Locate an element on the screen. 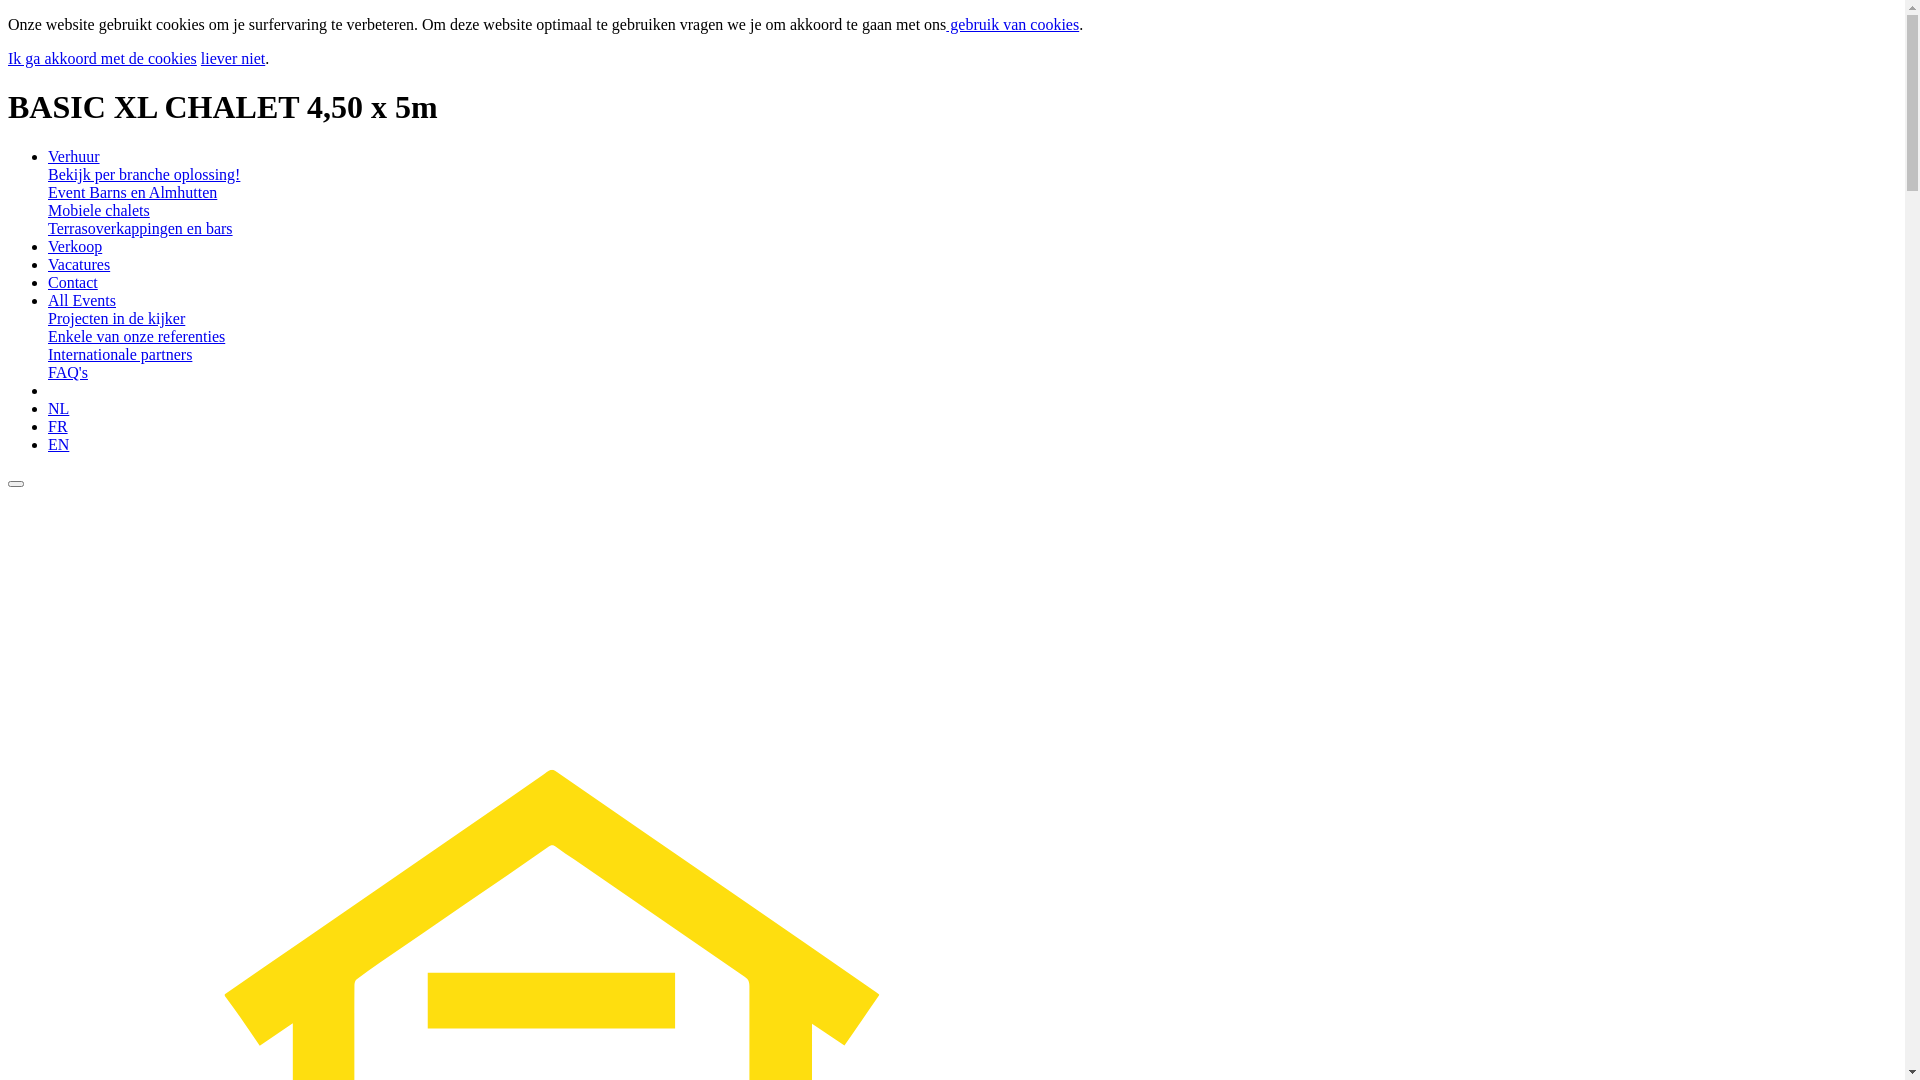 Image resolution: width=1920 pixels, height=1080 pixels. 'Event Barns en Almhutten' is located at coordinates (131, 192).